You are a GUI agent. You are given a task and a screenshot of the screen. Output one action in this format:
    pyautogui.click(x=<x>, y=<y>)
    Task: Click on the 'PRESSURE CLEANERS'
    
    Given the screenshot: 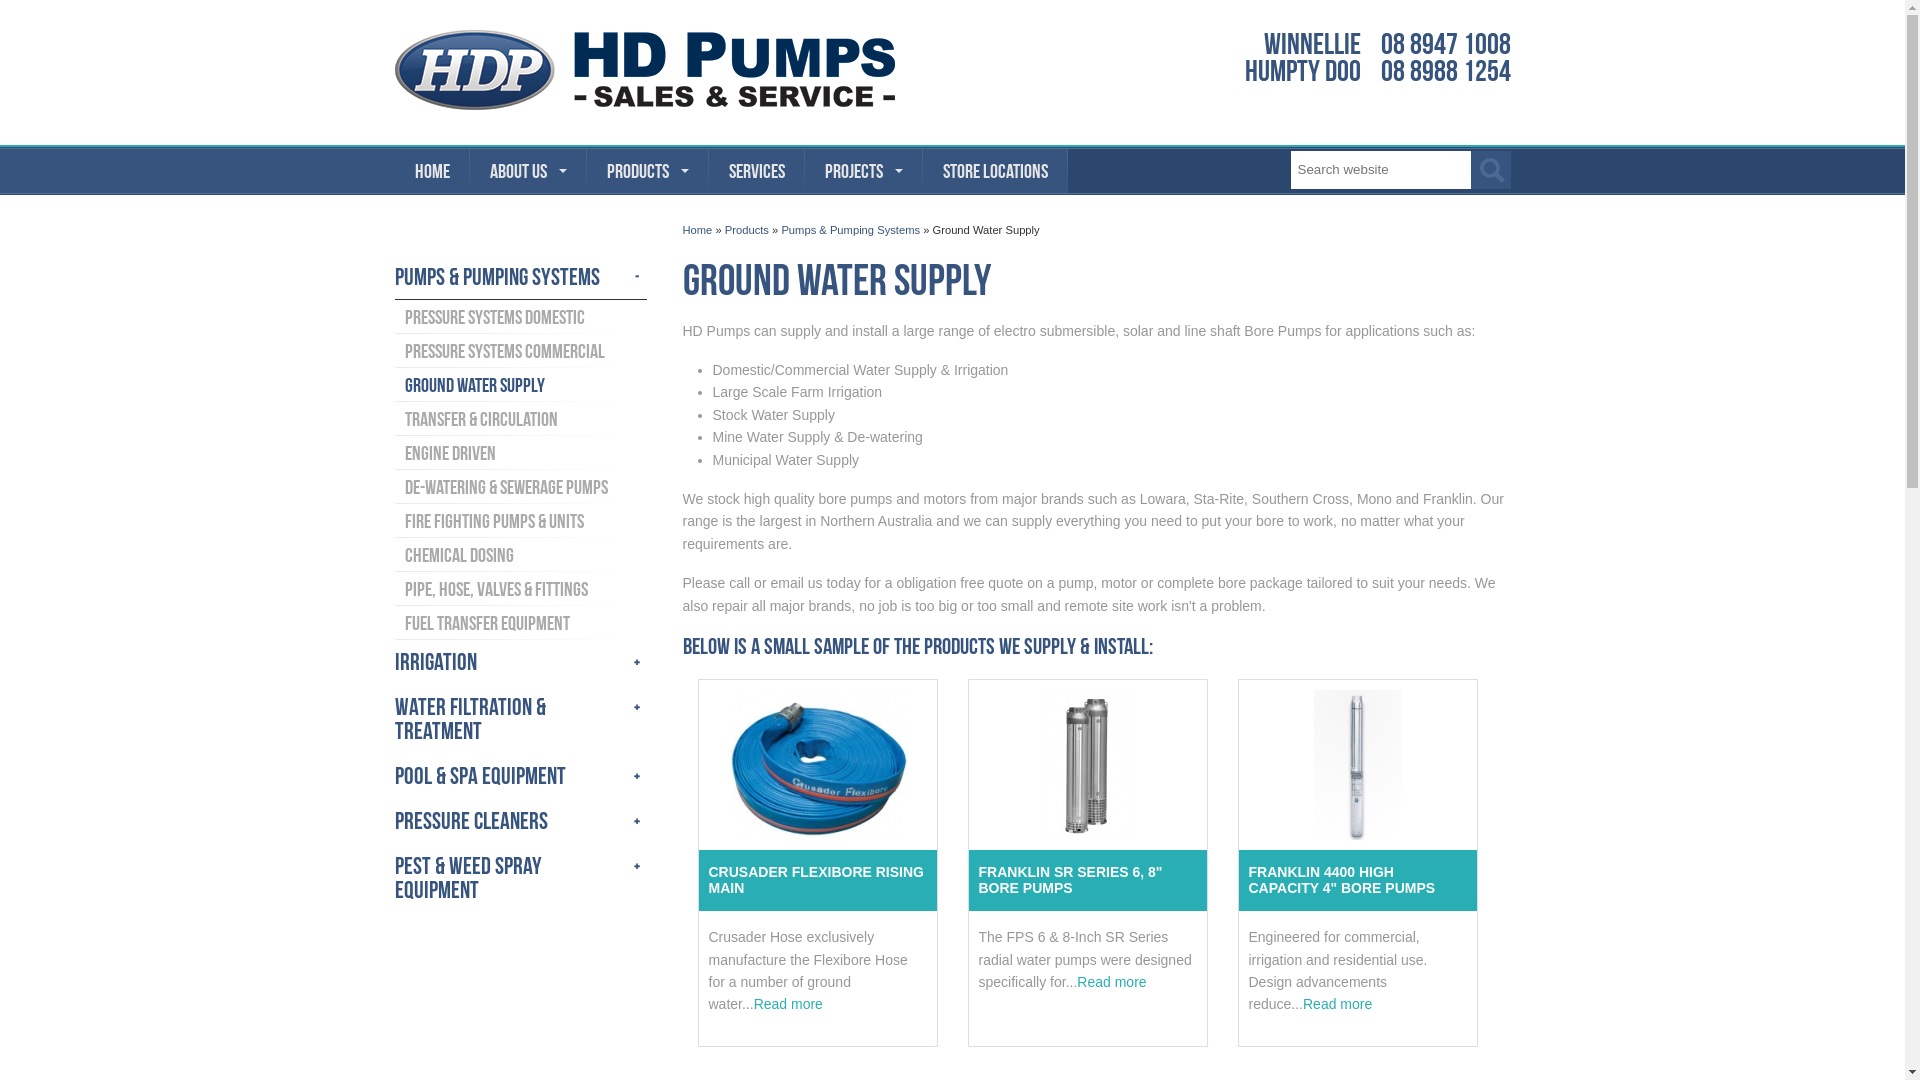 What is the action you would take?
    pyautogui.click(x=519, y=821)
    